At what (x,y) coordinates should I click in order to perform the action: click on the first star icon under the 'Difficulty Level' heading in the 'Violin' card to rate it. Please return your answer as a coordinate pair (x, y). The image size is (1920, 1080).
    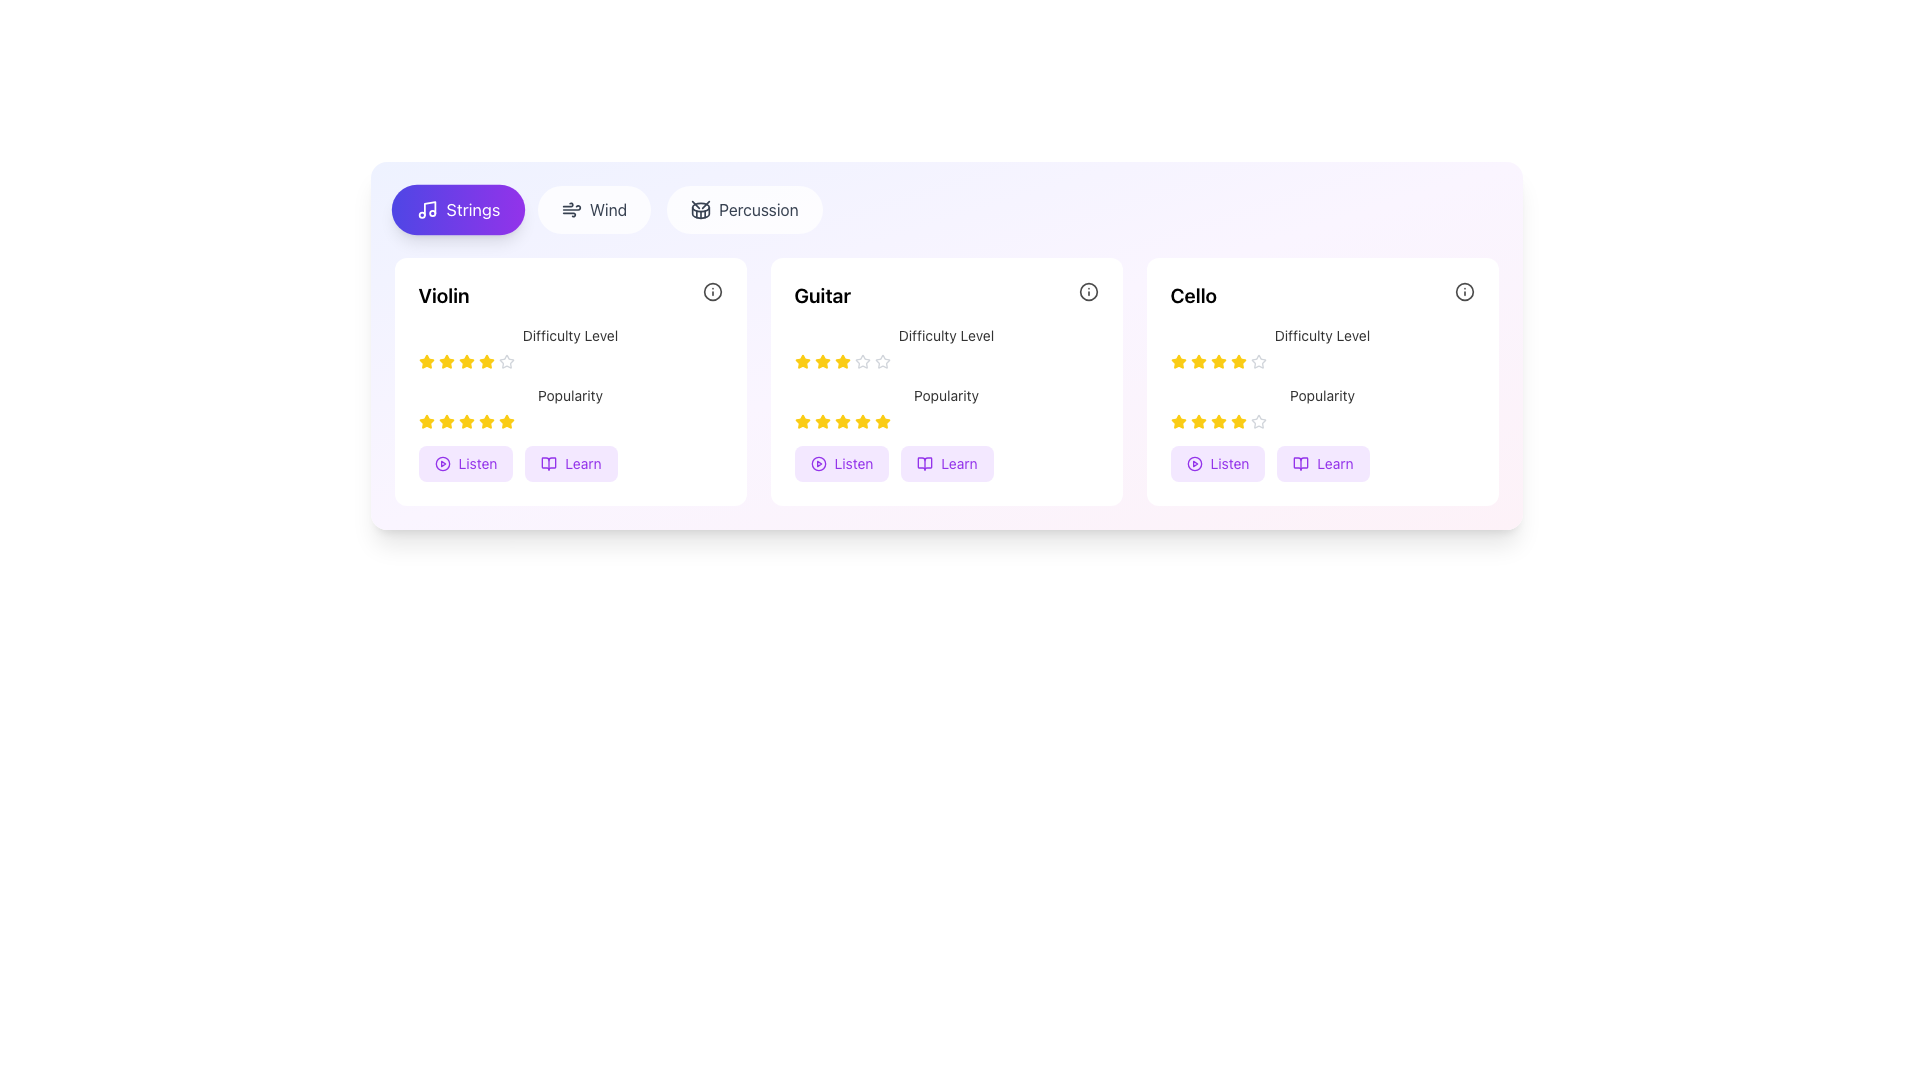
    Looking at the image, I should click on (425, 361).